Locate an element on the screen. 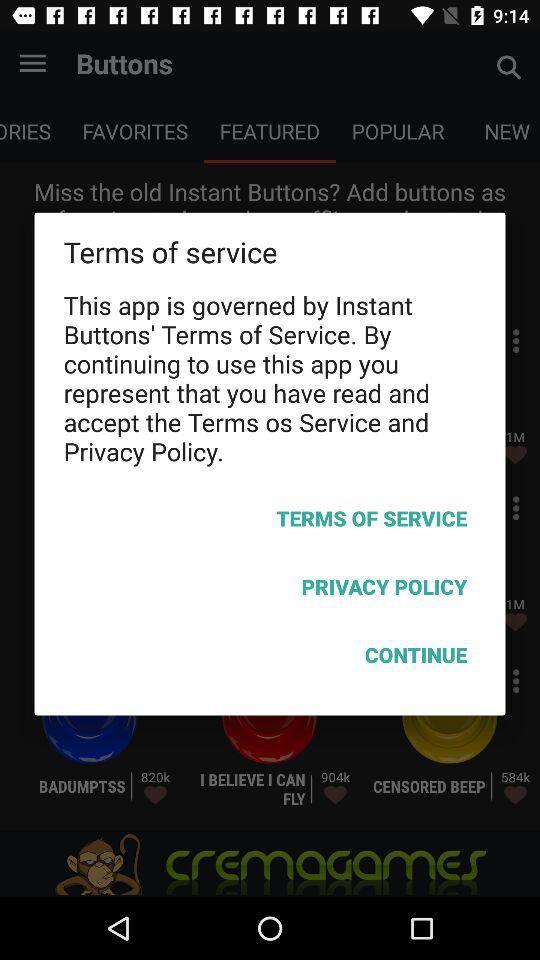 This screenshot has width=540, height=960. the icon below privacy policy is located at coordinates (270, 657).